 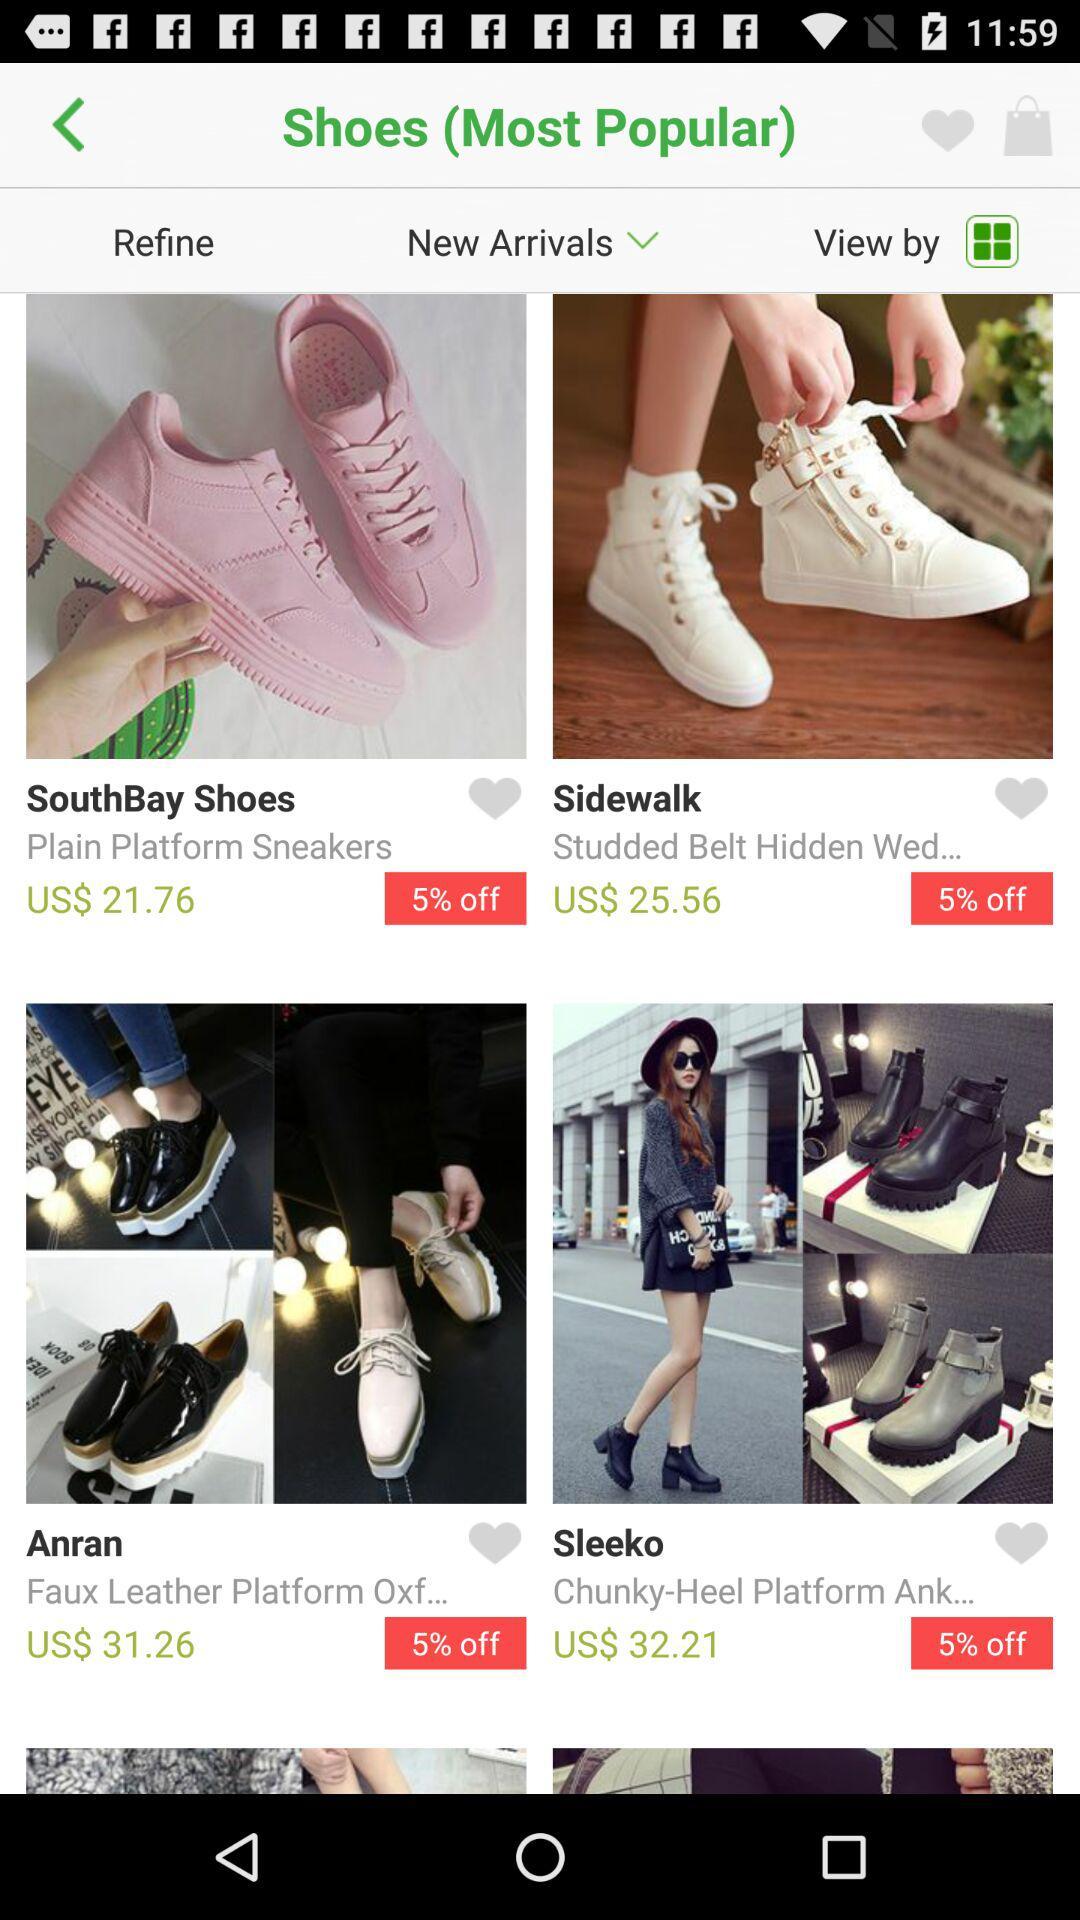 I want to click on to favorites, so click(x=490, y=1566).